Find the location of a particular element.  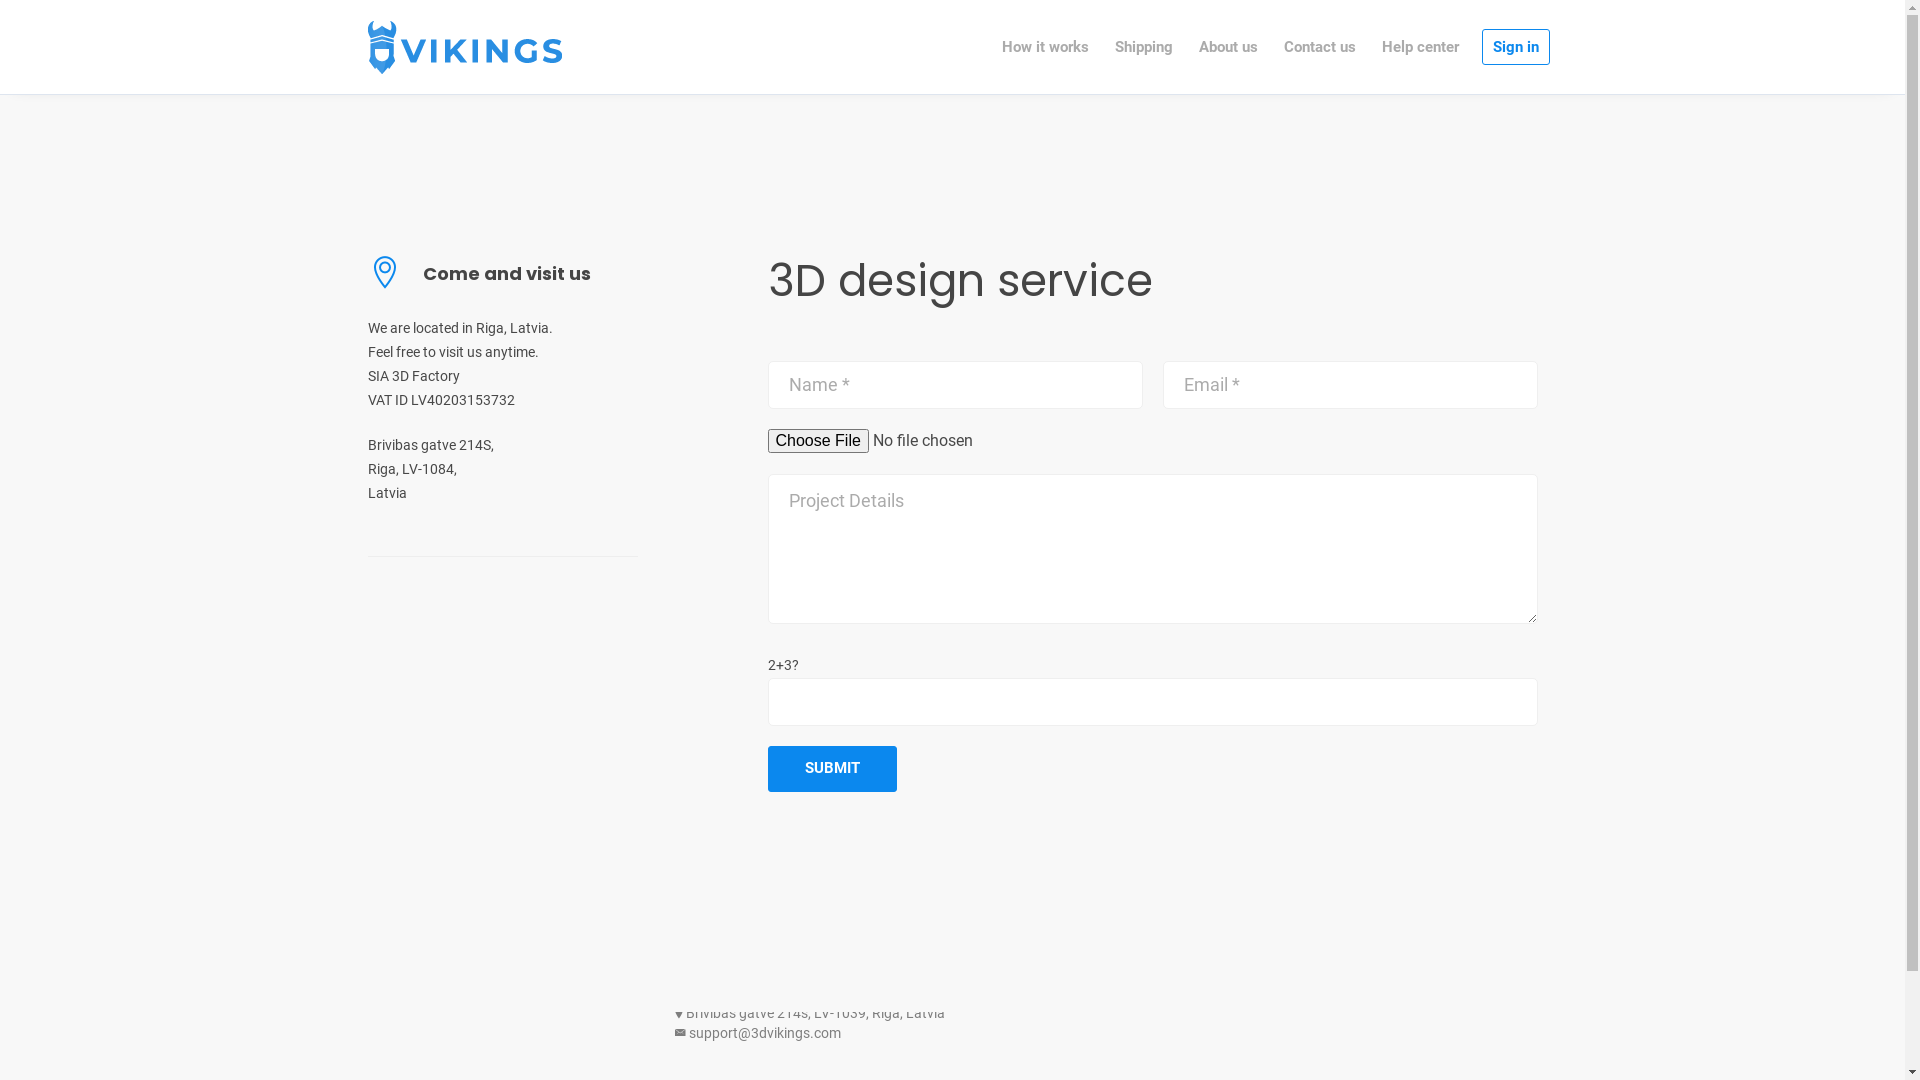

'Terms of Service' is located at coordinates (1472, 992).